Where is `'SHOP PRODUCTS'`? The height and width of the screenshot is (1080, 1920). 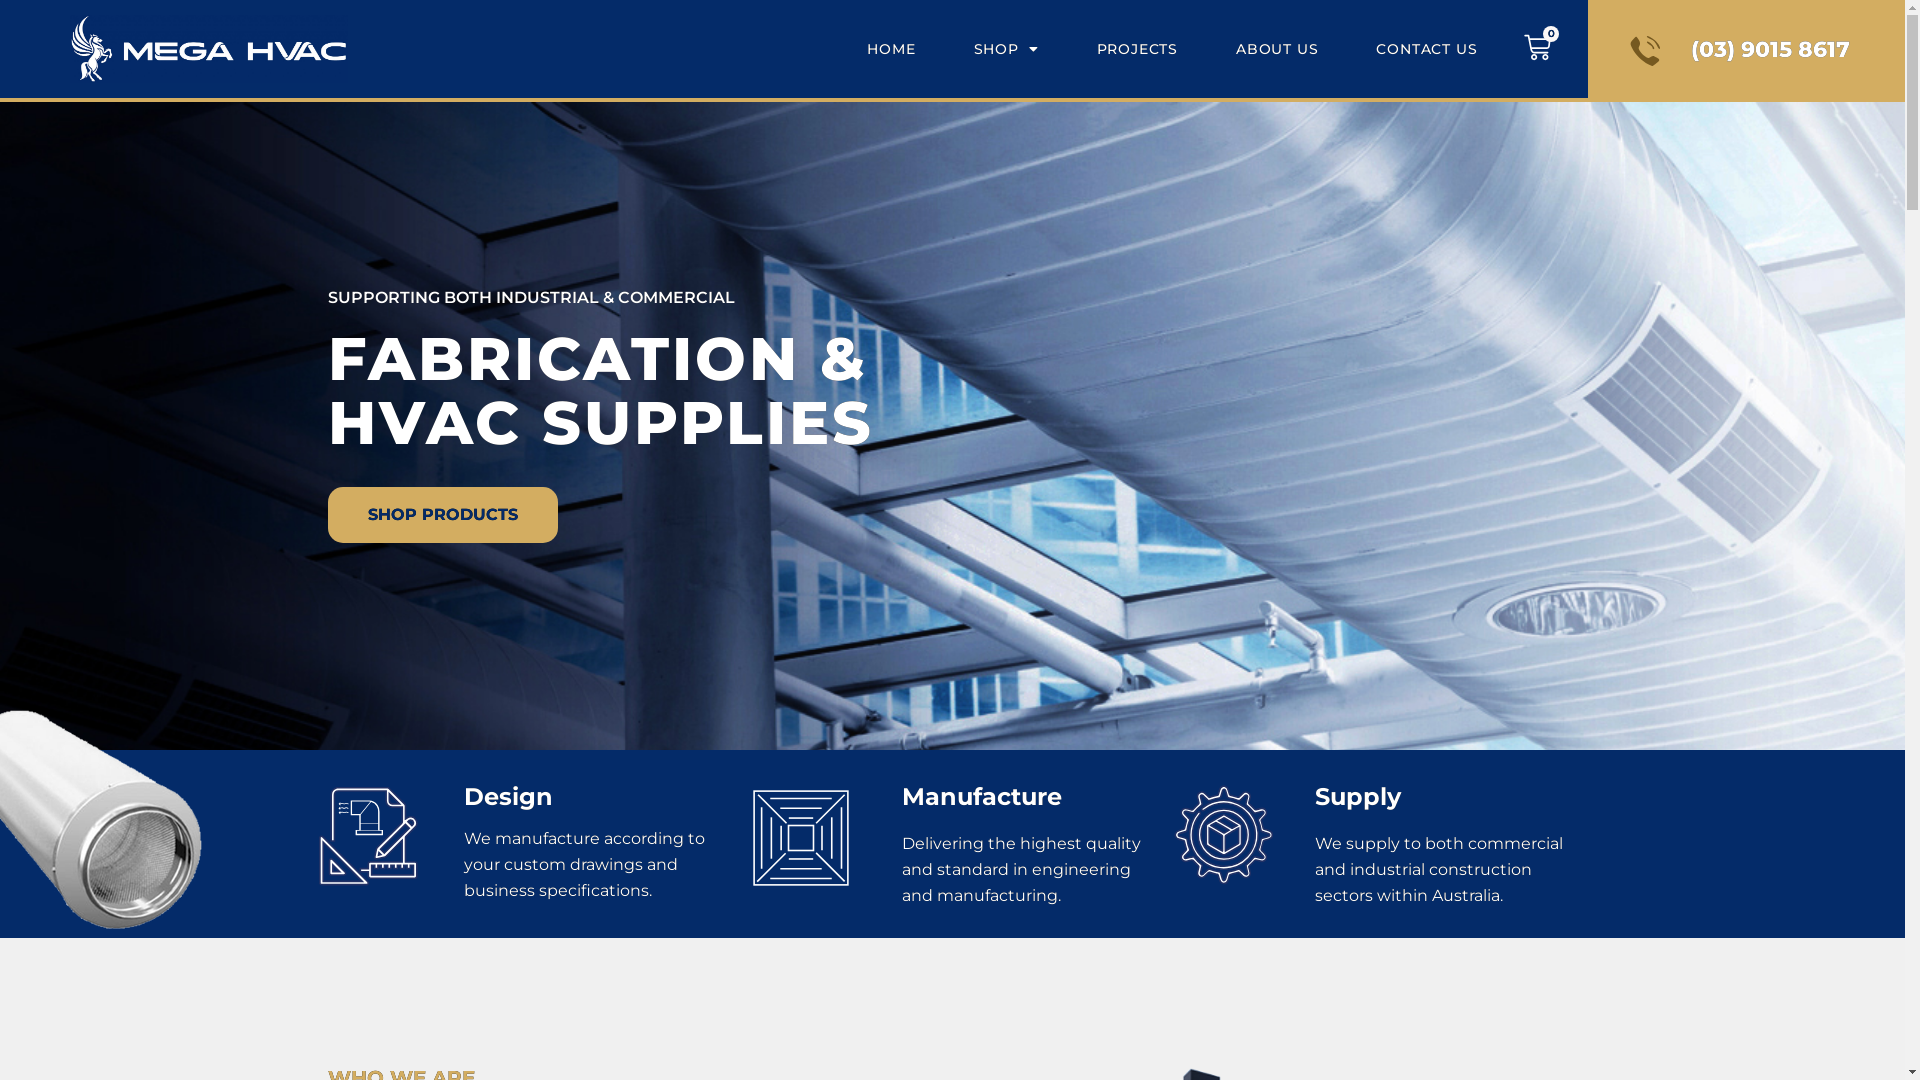
'SHOP PRODUCTS' is located at coordinates (441, 514).